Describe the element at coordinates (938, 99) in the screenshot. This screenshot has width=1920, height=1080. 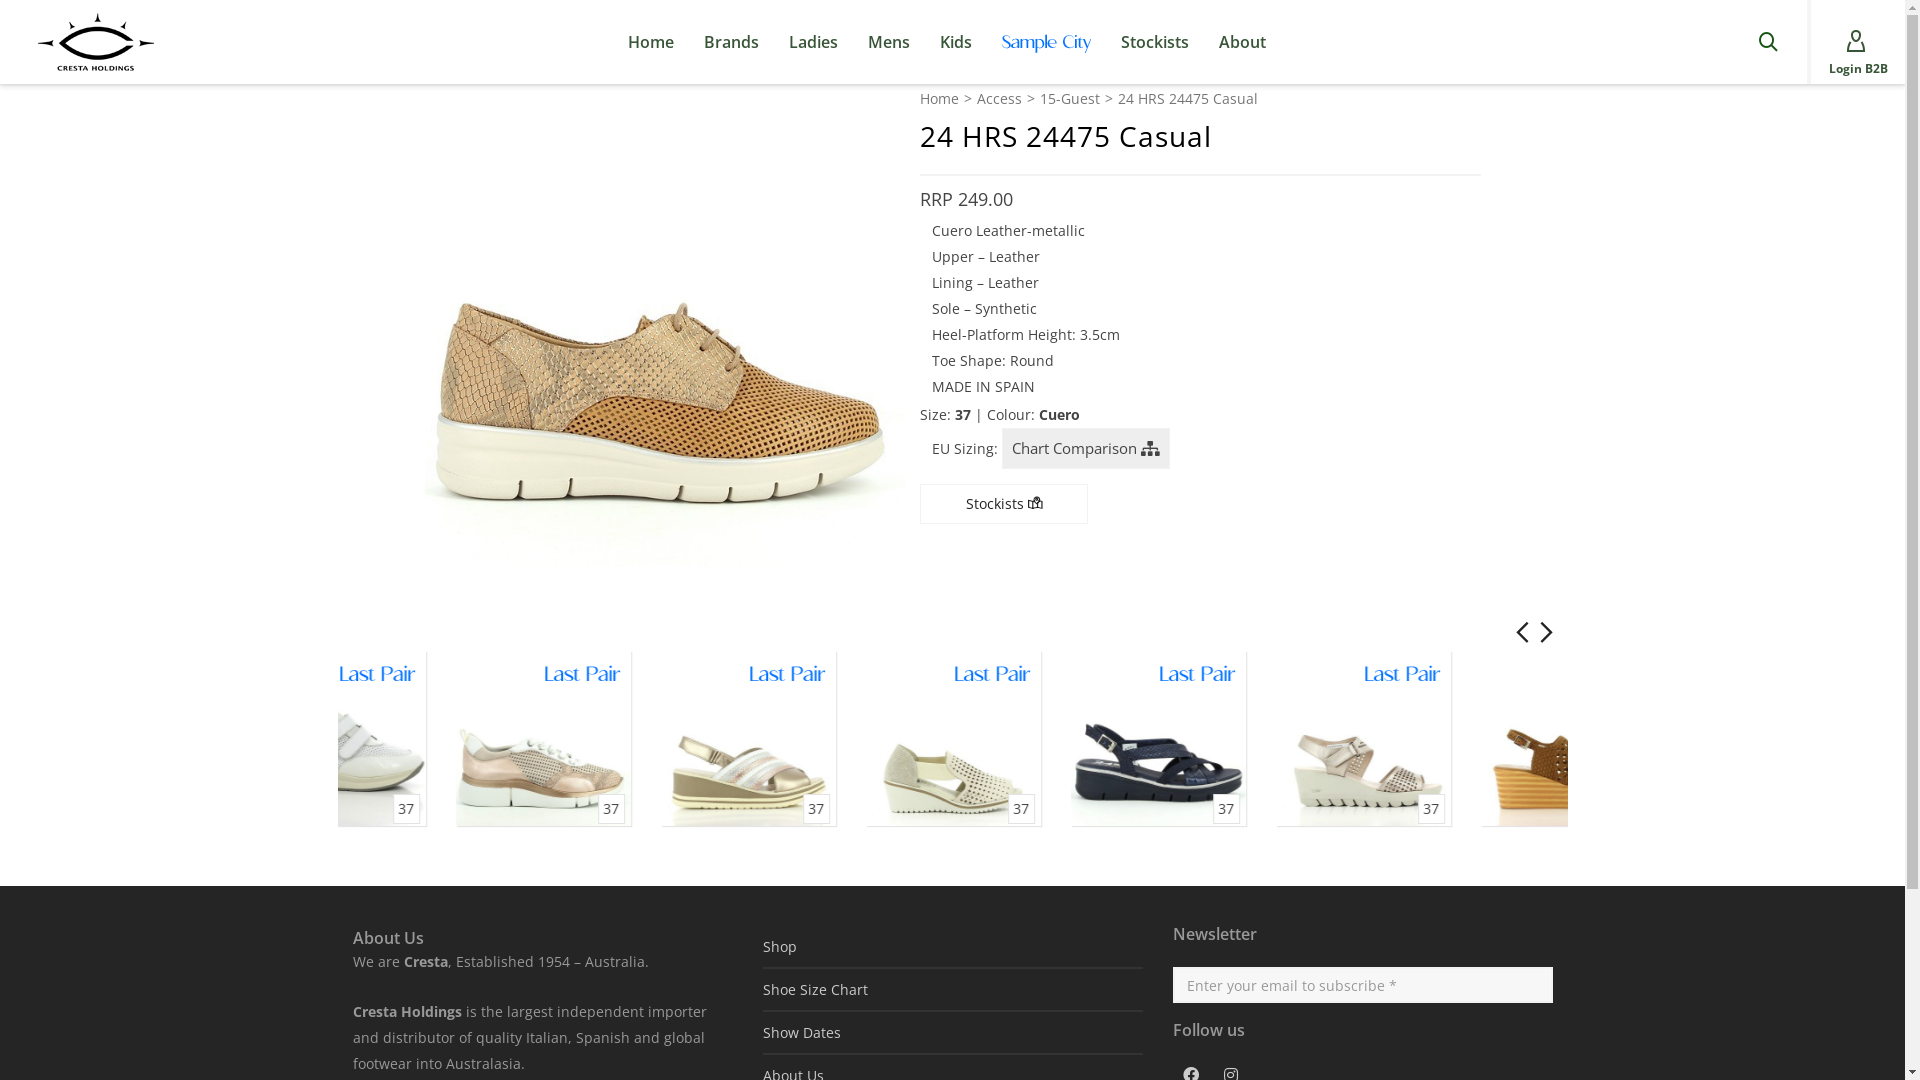
I see `'Home'` at that location.